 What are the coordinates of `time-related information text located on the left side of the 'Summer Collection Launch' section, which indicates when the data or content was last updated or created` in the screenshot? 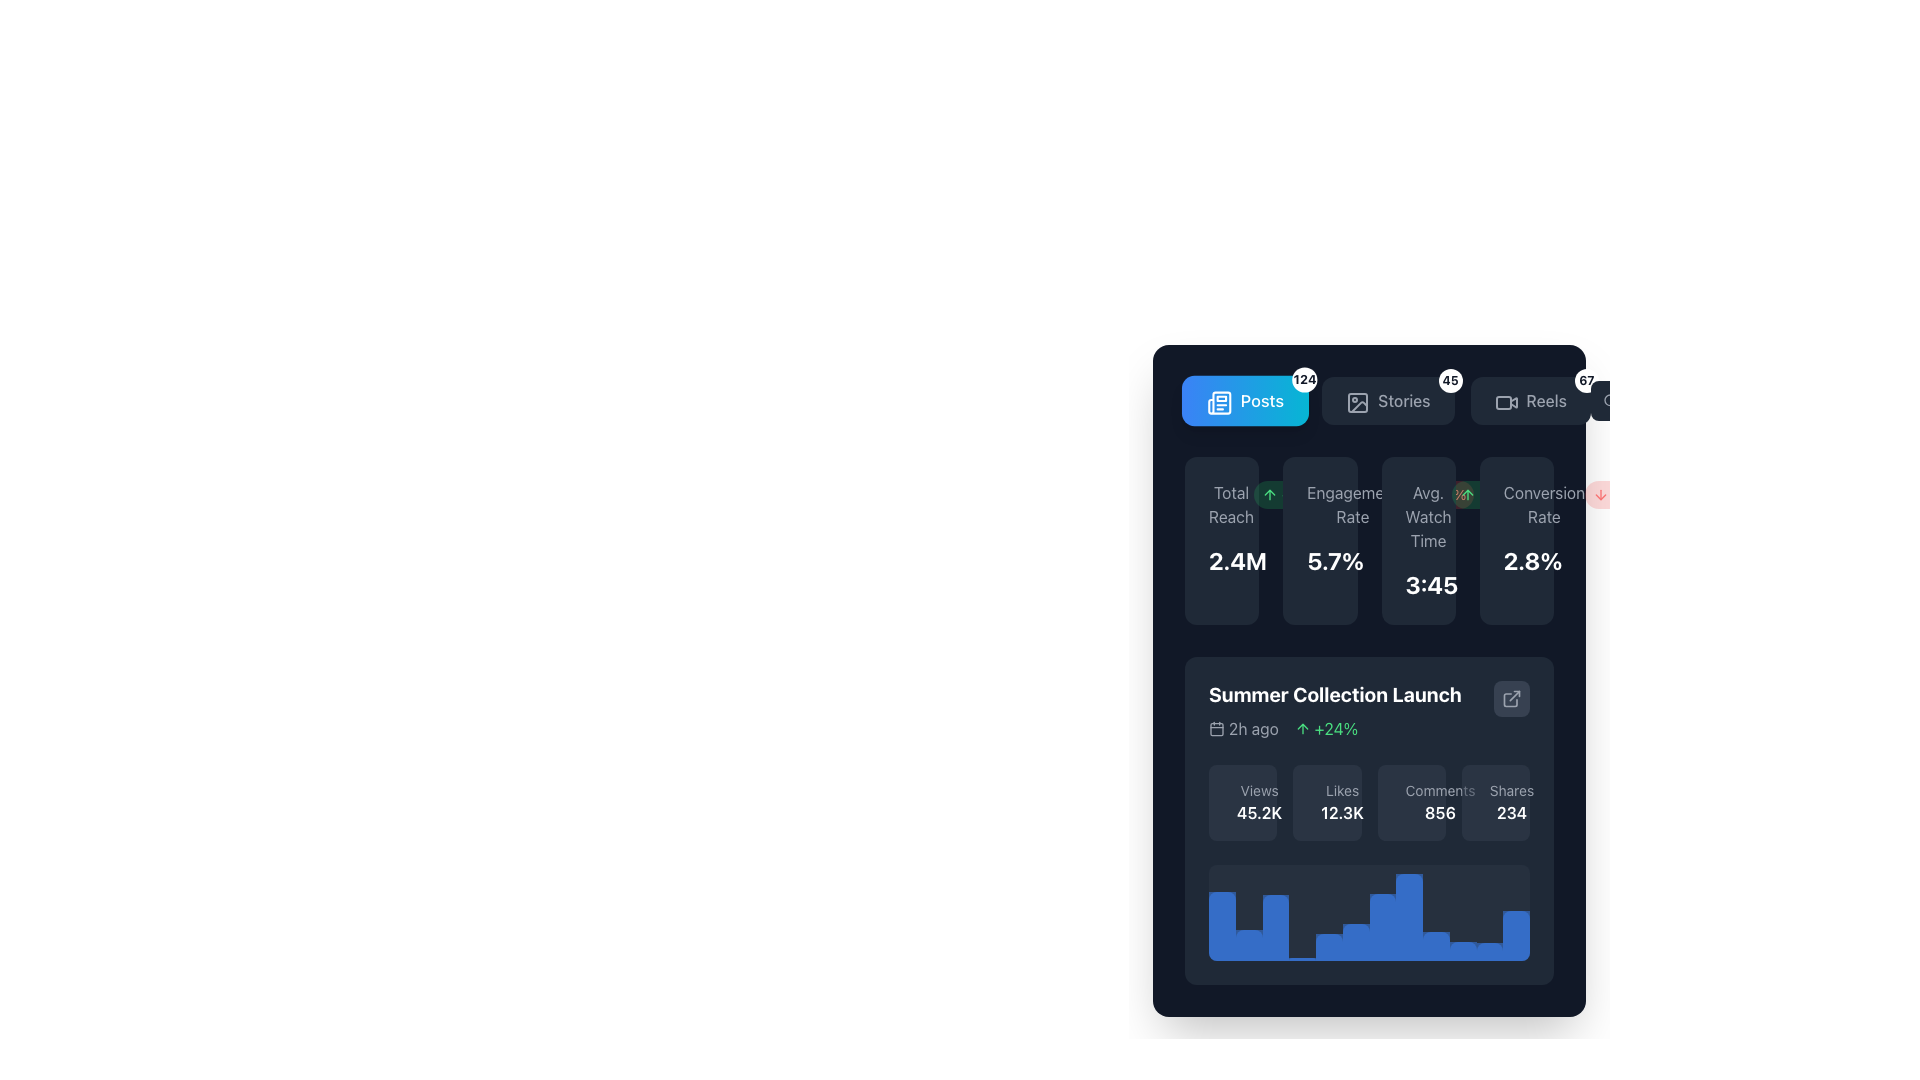 It's located at (1242, 729).